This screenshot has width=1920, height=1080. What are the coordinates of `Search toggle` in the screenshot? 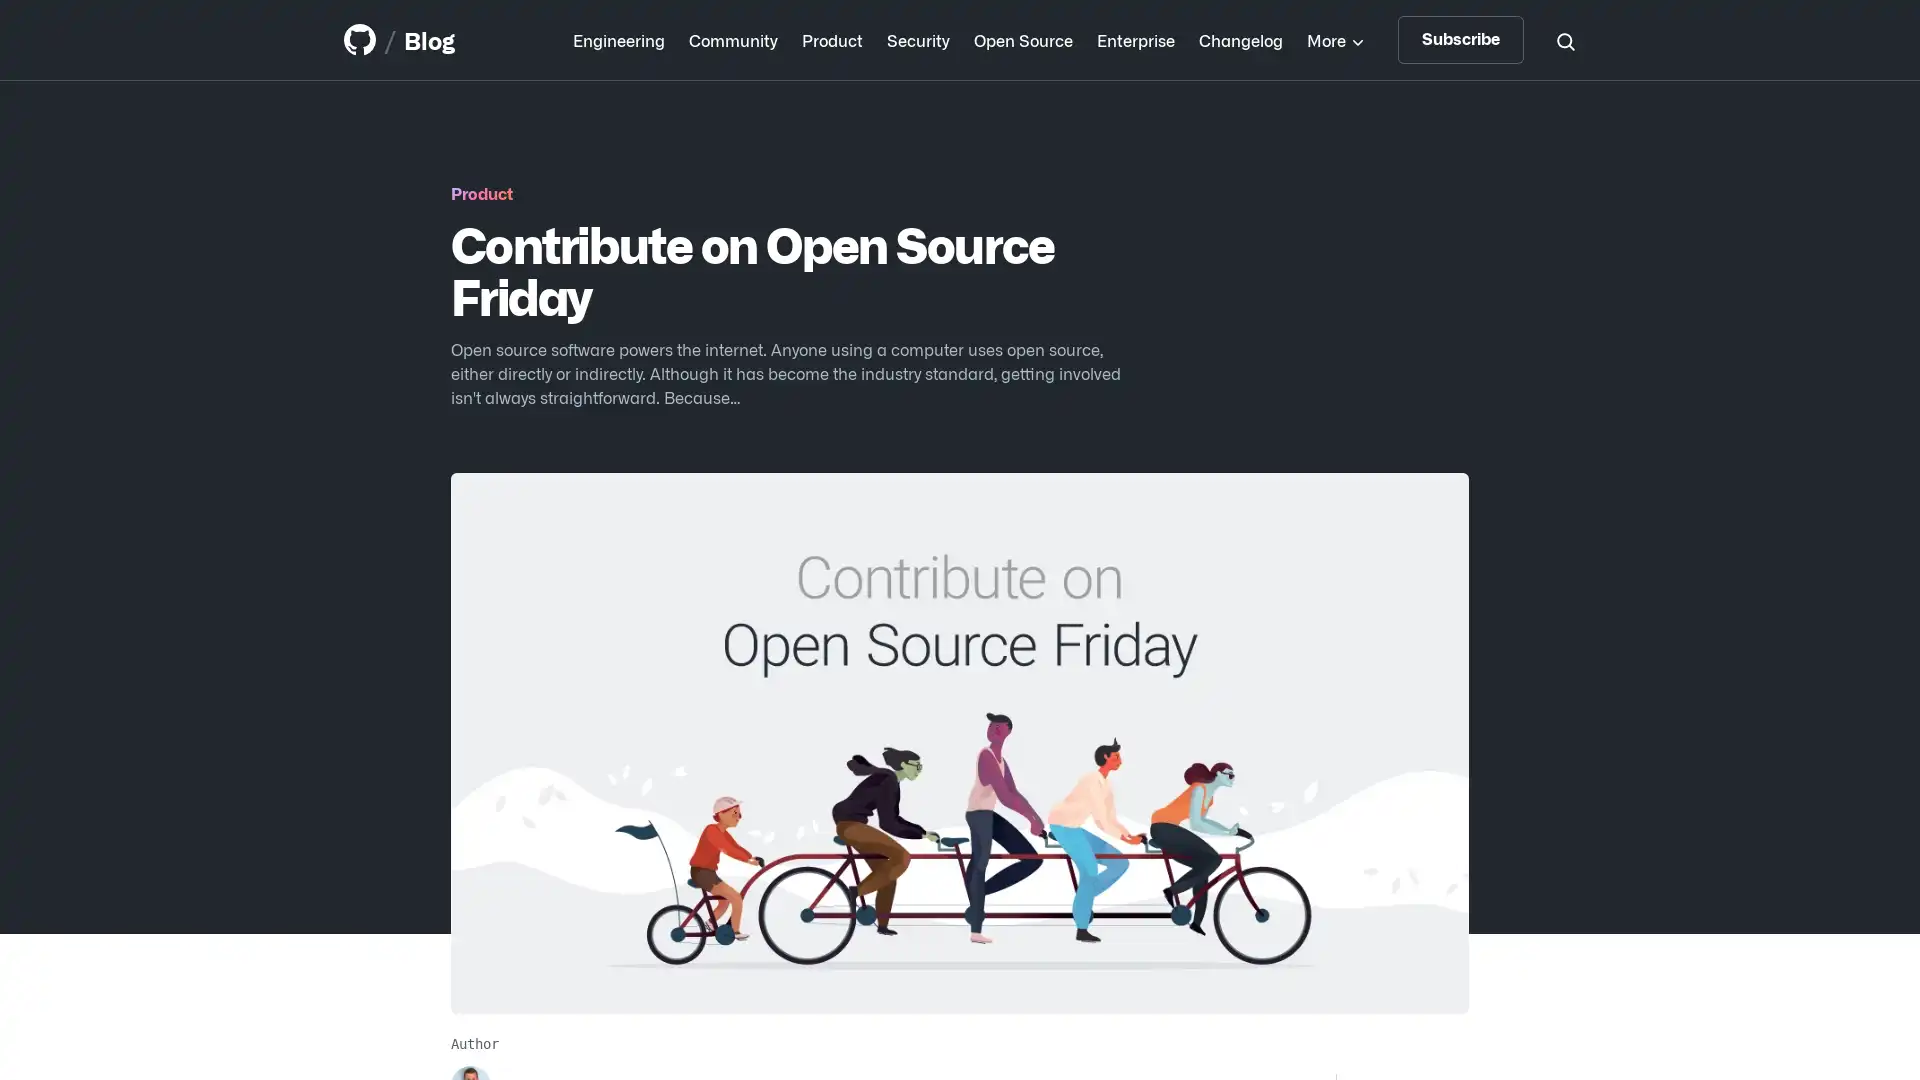 It's located at (1564, 38).